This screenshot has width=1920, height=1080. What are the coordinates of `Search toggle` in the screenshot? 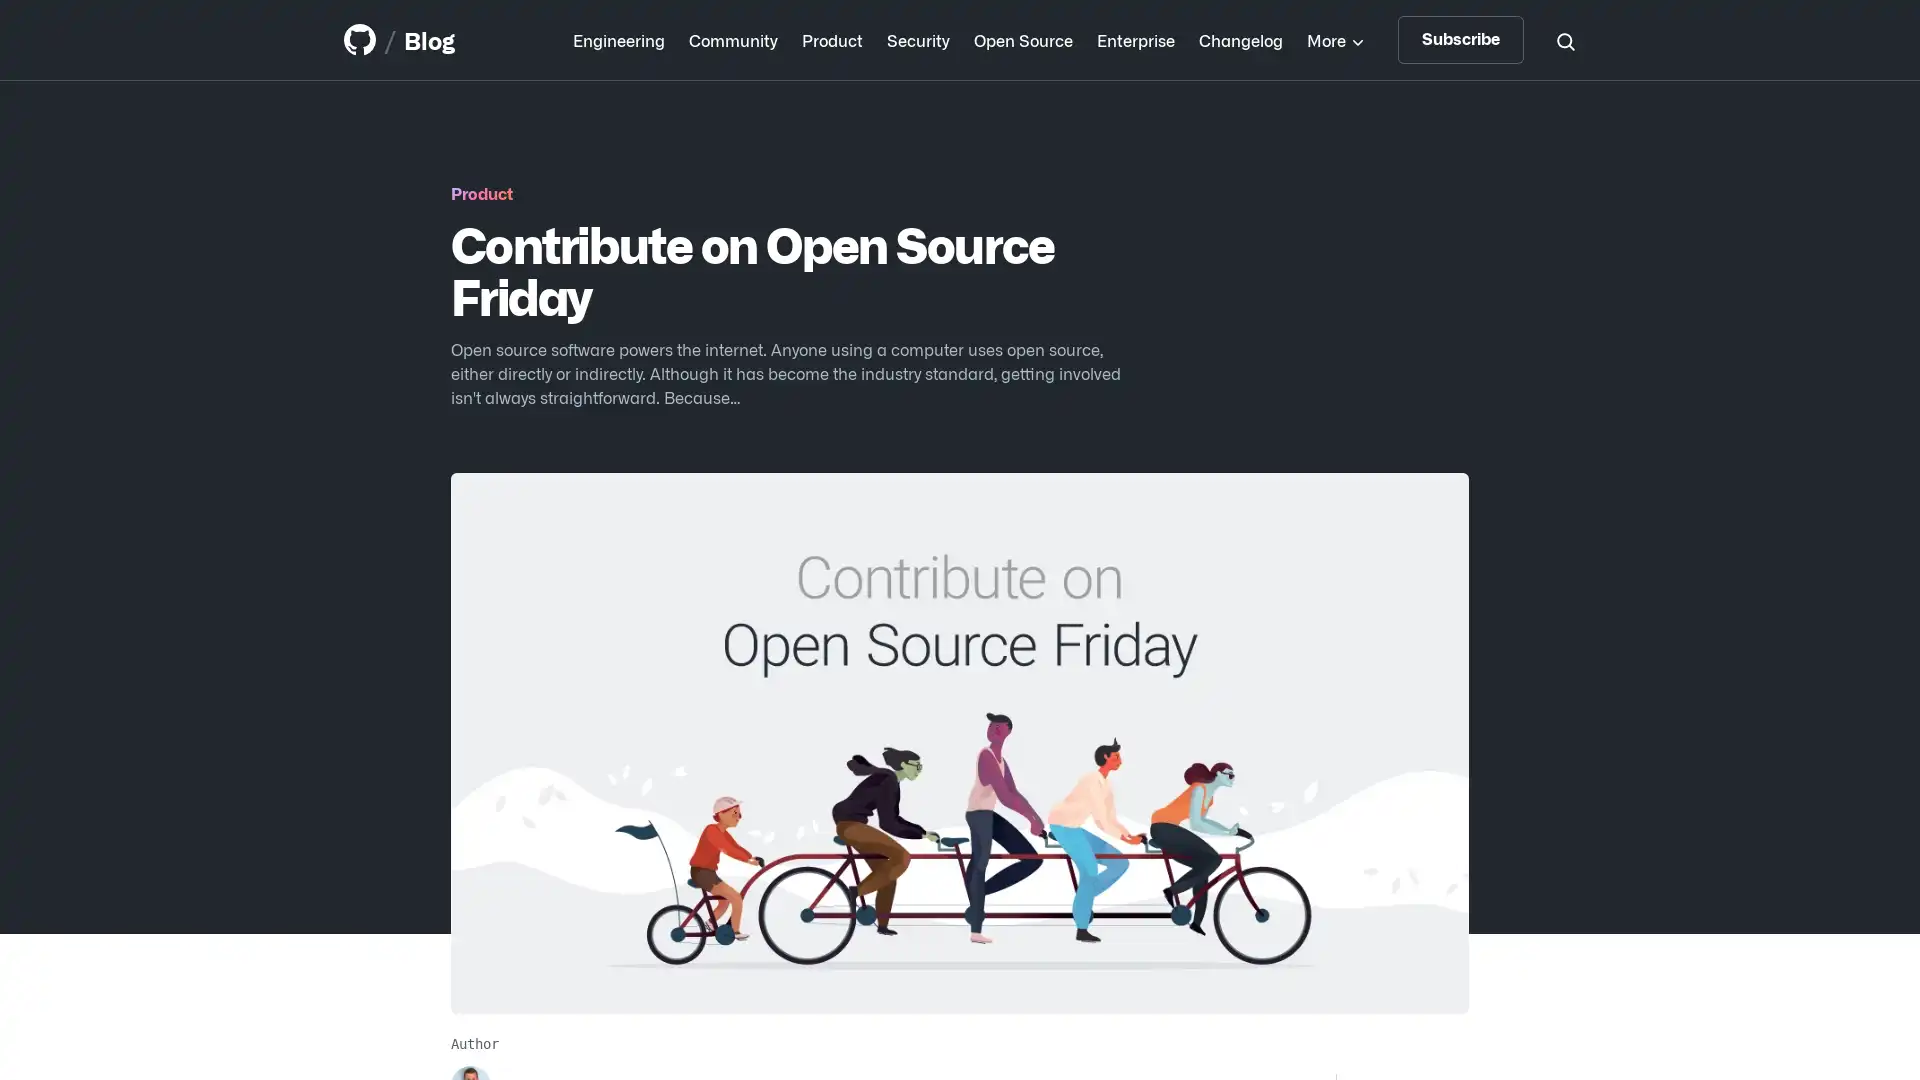 It's located at (1564, 38).